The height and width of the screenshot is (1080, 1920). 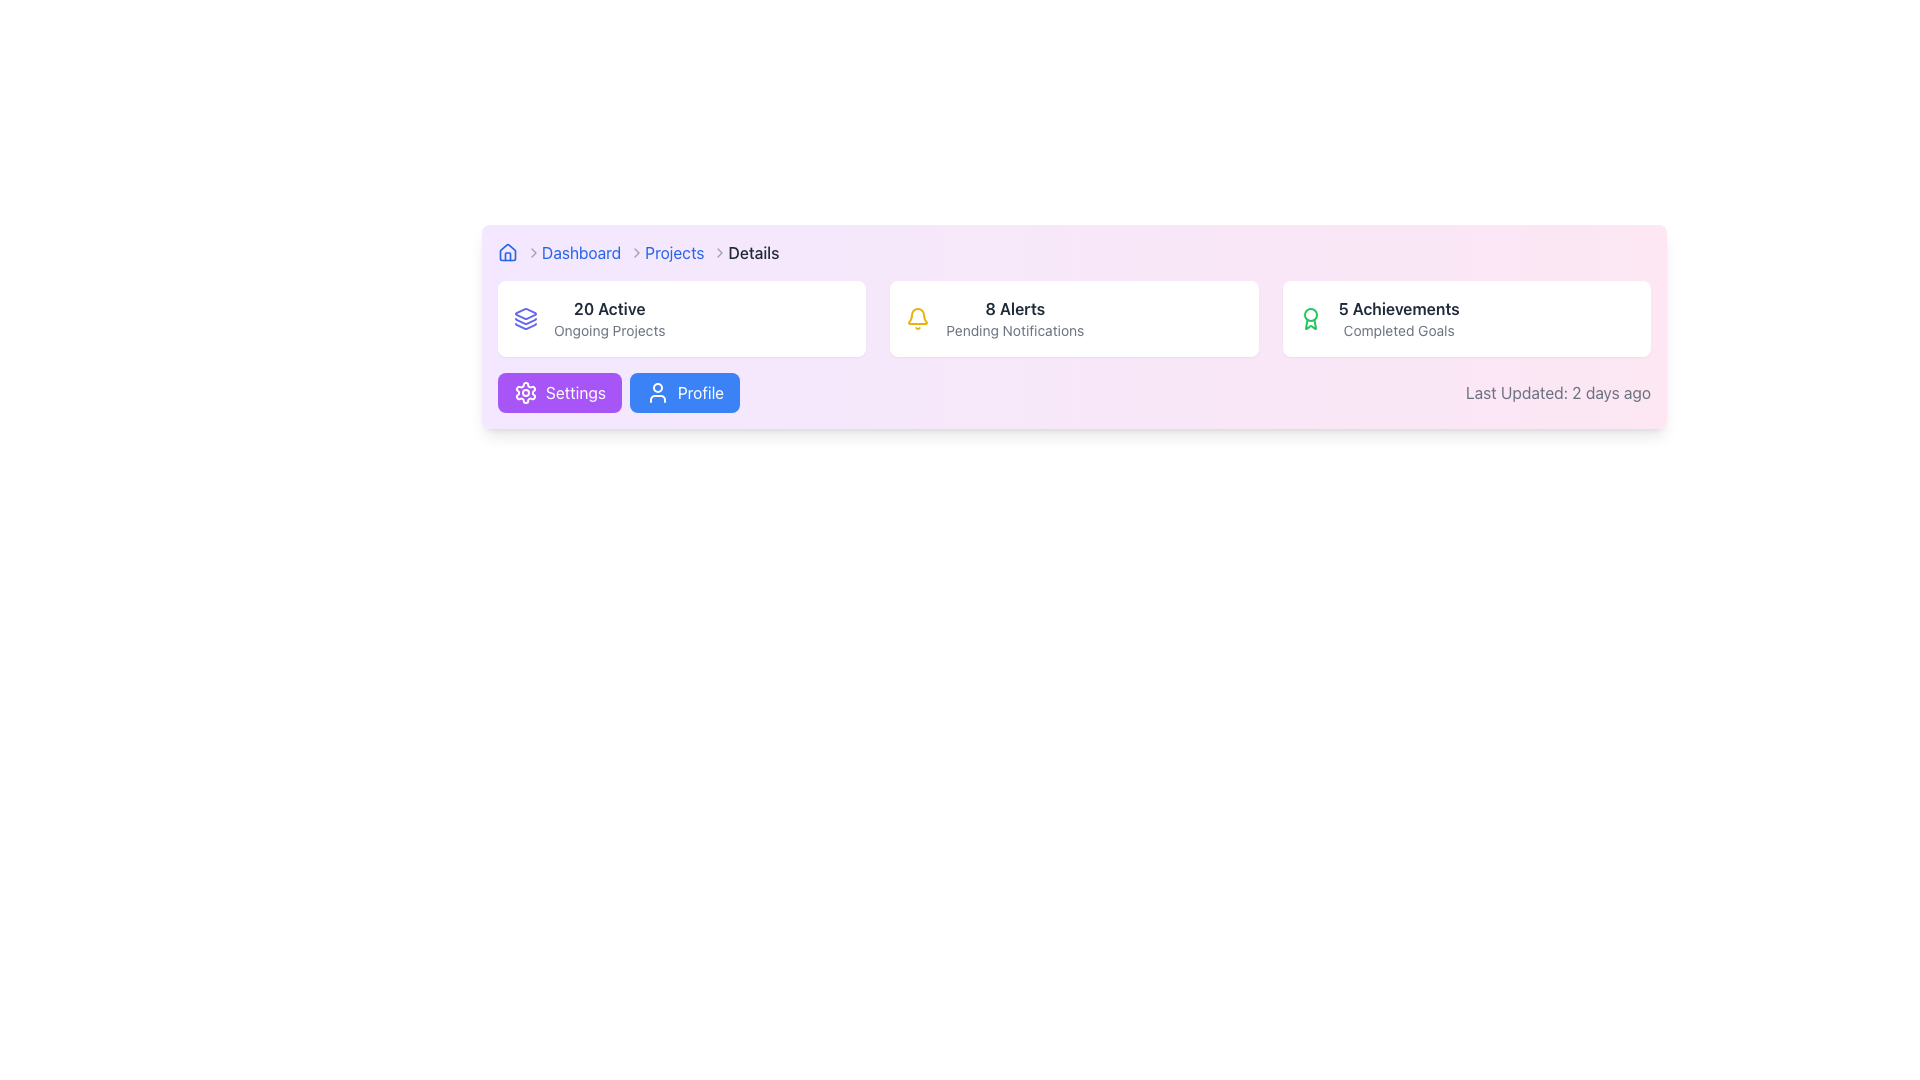 What do you see at coordinates (575, 393) in the screenshot?
I see `the purple button labeled 'Settings' that contains the text label 'Settings' to interact with it` at bounding box center [575, 393].